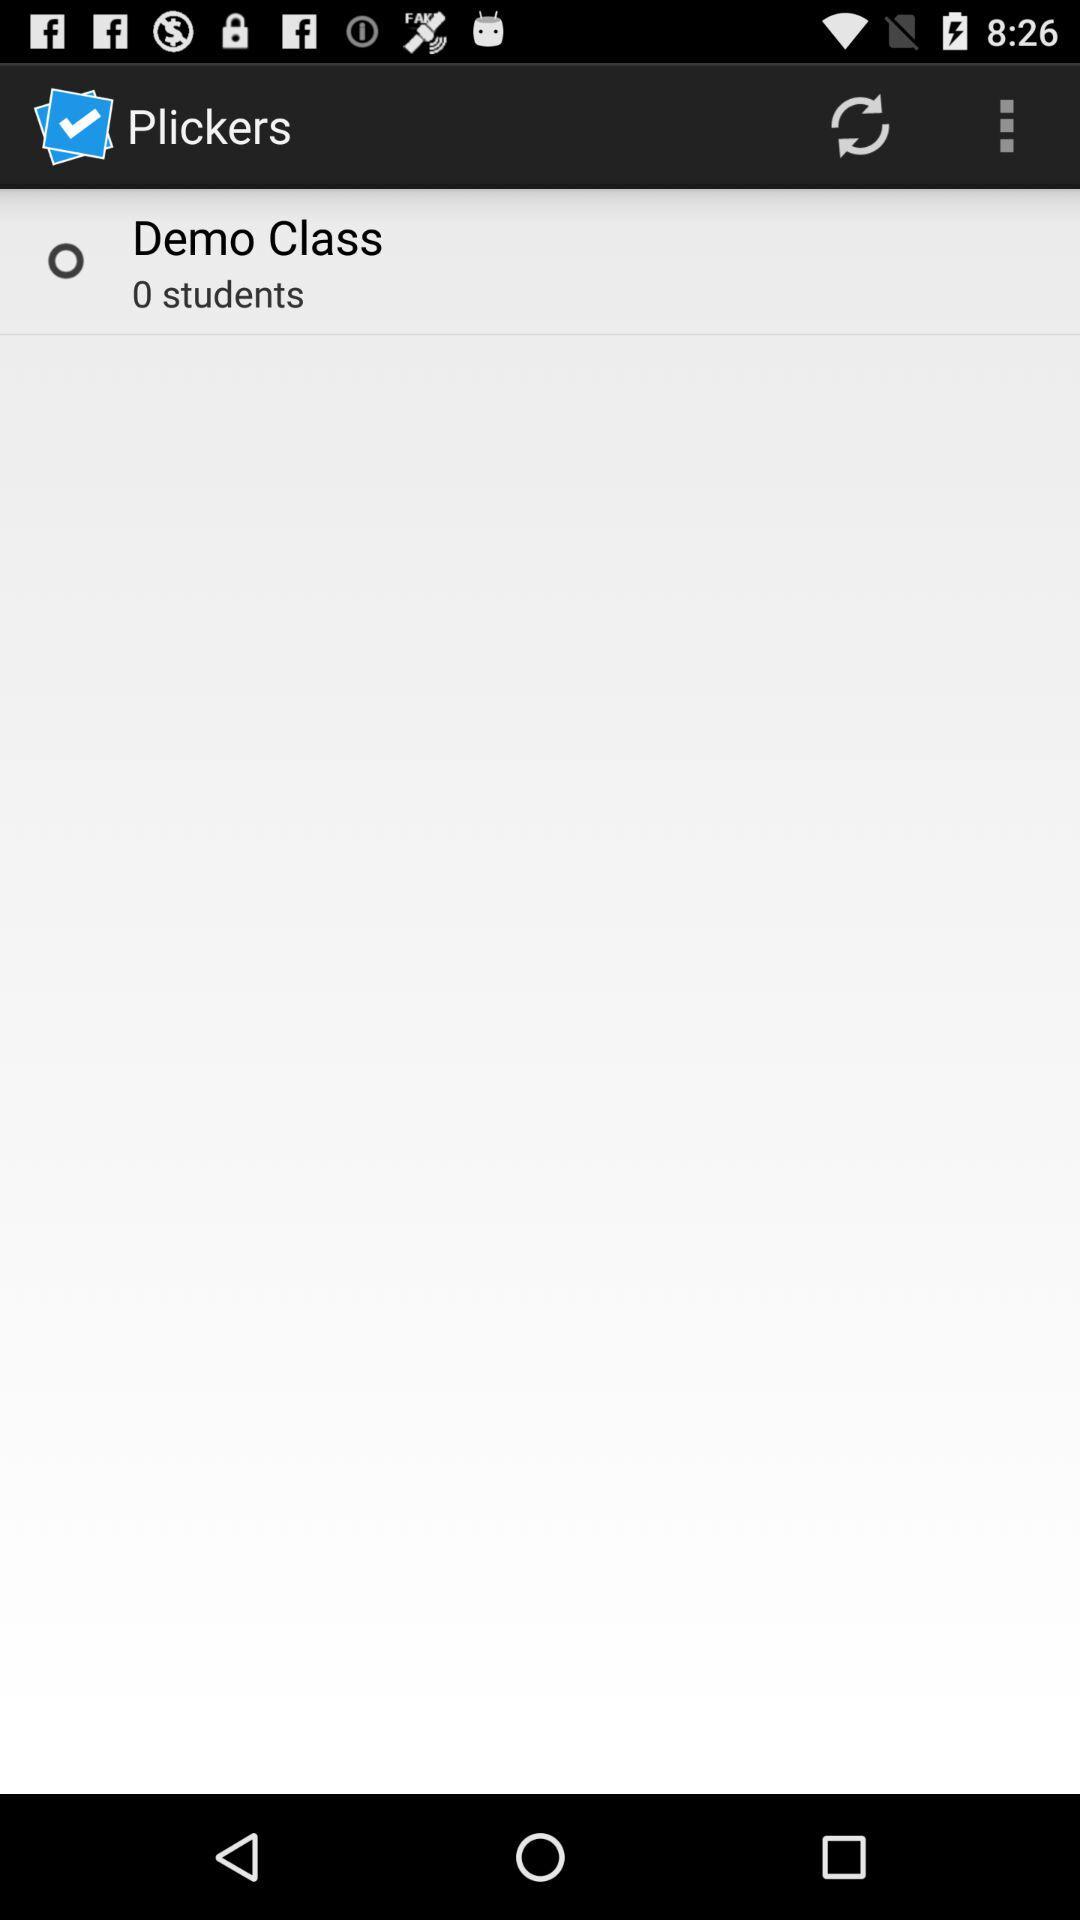 This screenshot has height=1920, width=1080. I want to click on app next to demo class icon, so click(858, 124).